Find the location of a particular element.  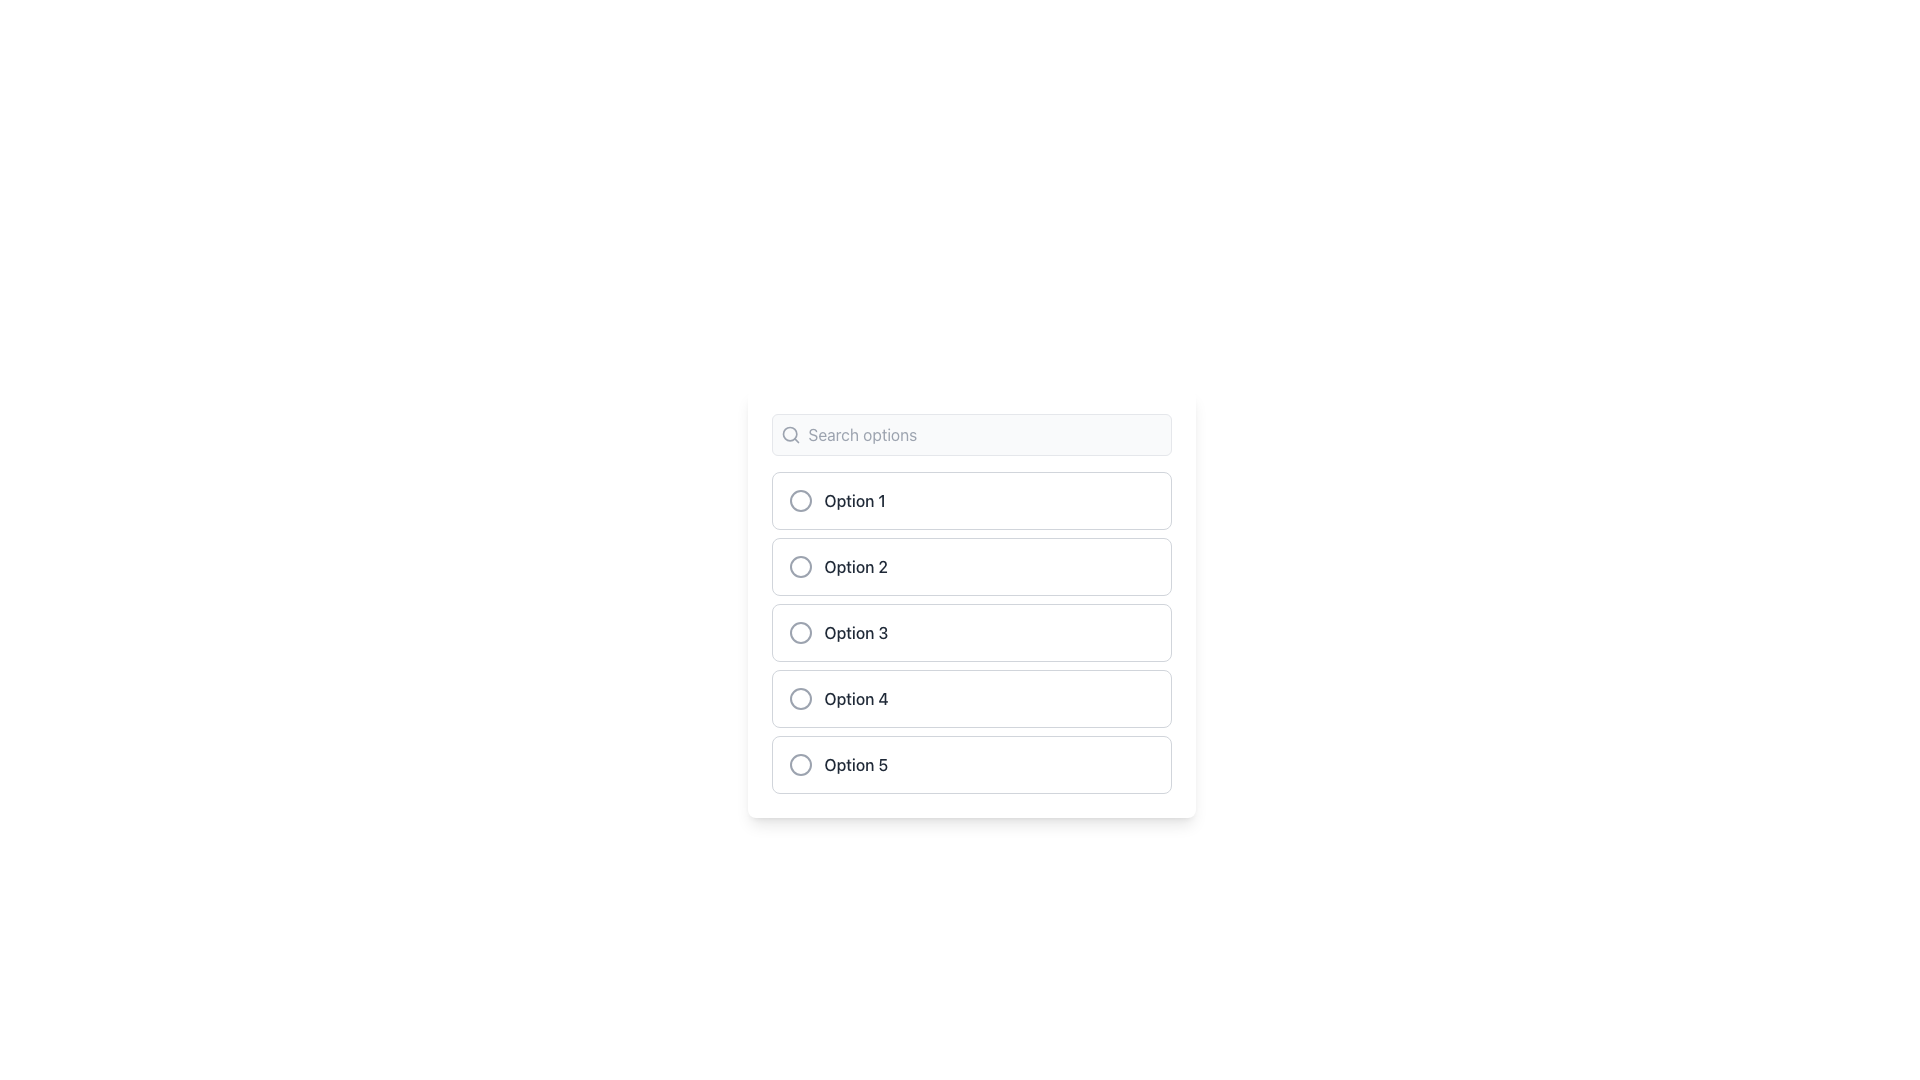

the text label for the second item in the selectable options list, which serves as the description for the associated radio button is located at coordinates (856, 567).